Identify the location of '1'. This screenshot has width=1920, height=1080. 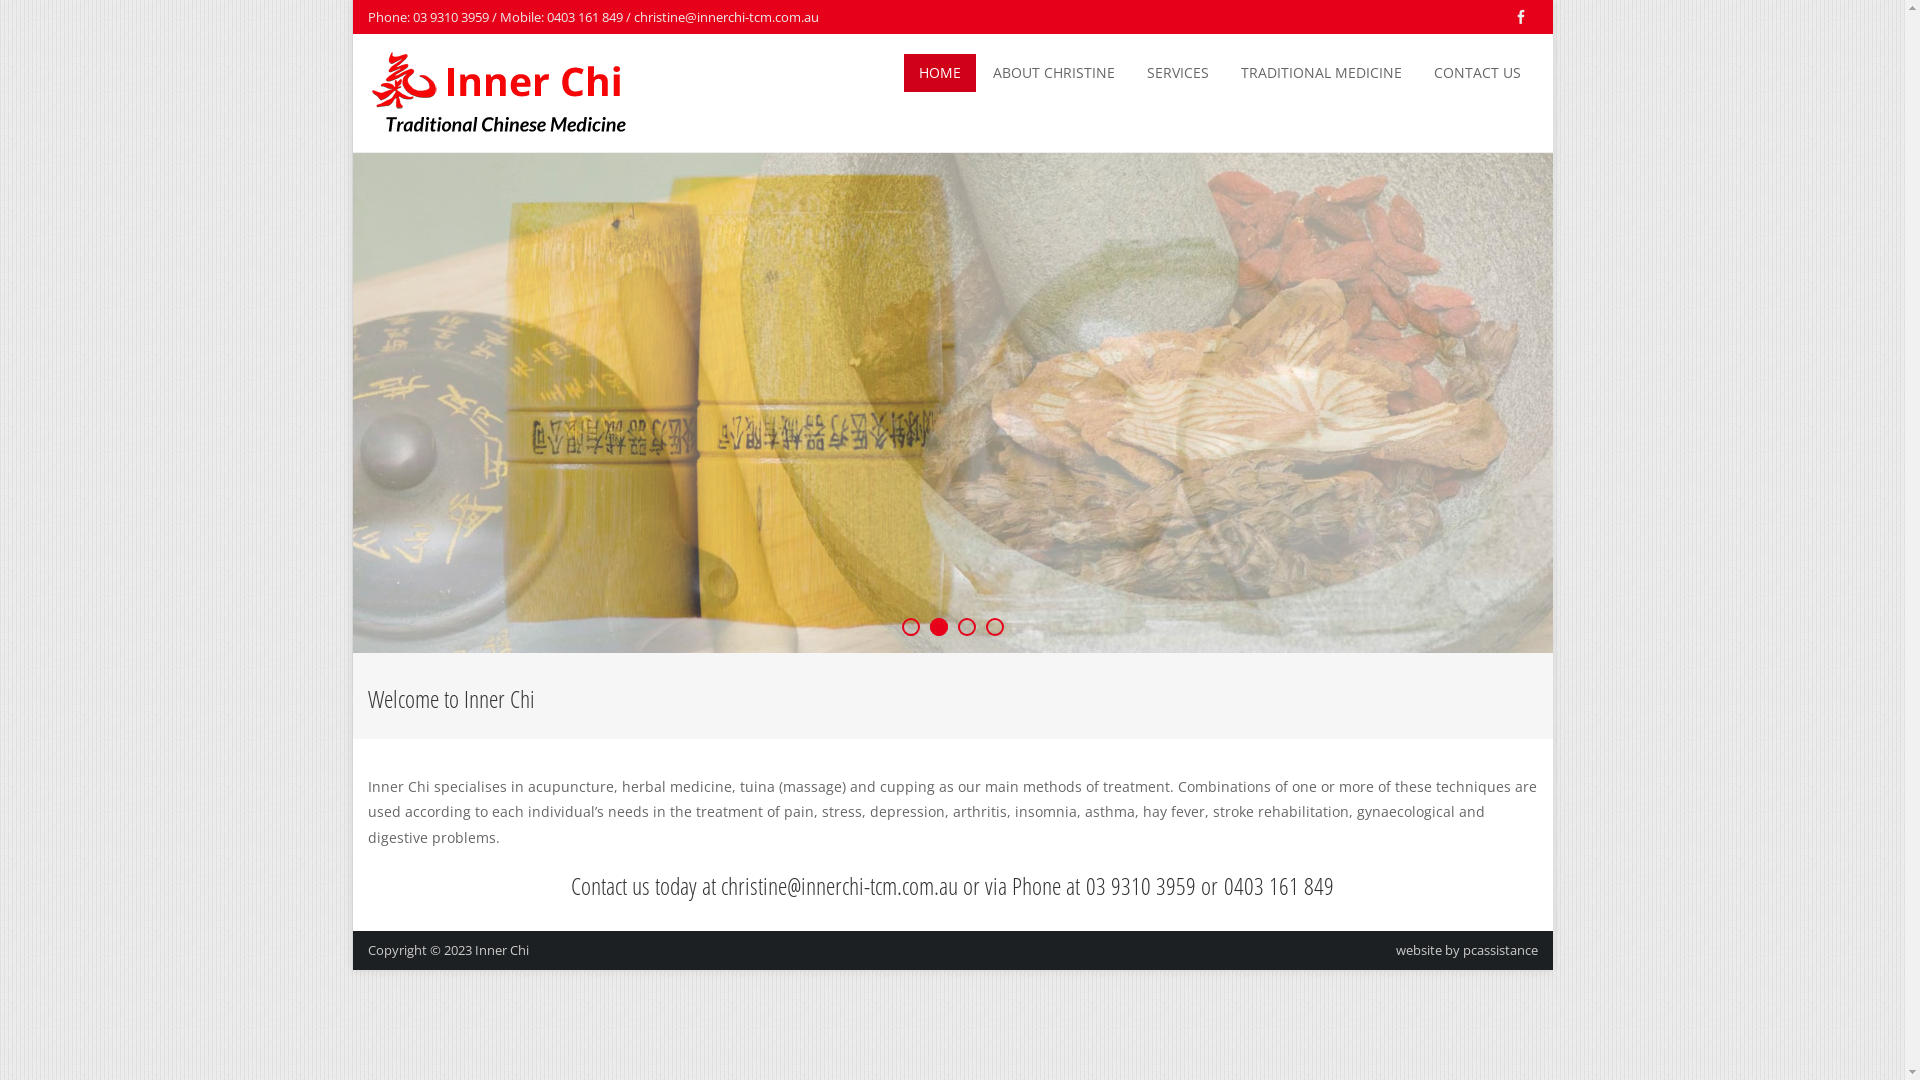
(910, 626).